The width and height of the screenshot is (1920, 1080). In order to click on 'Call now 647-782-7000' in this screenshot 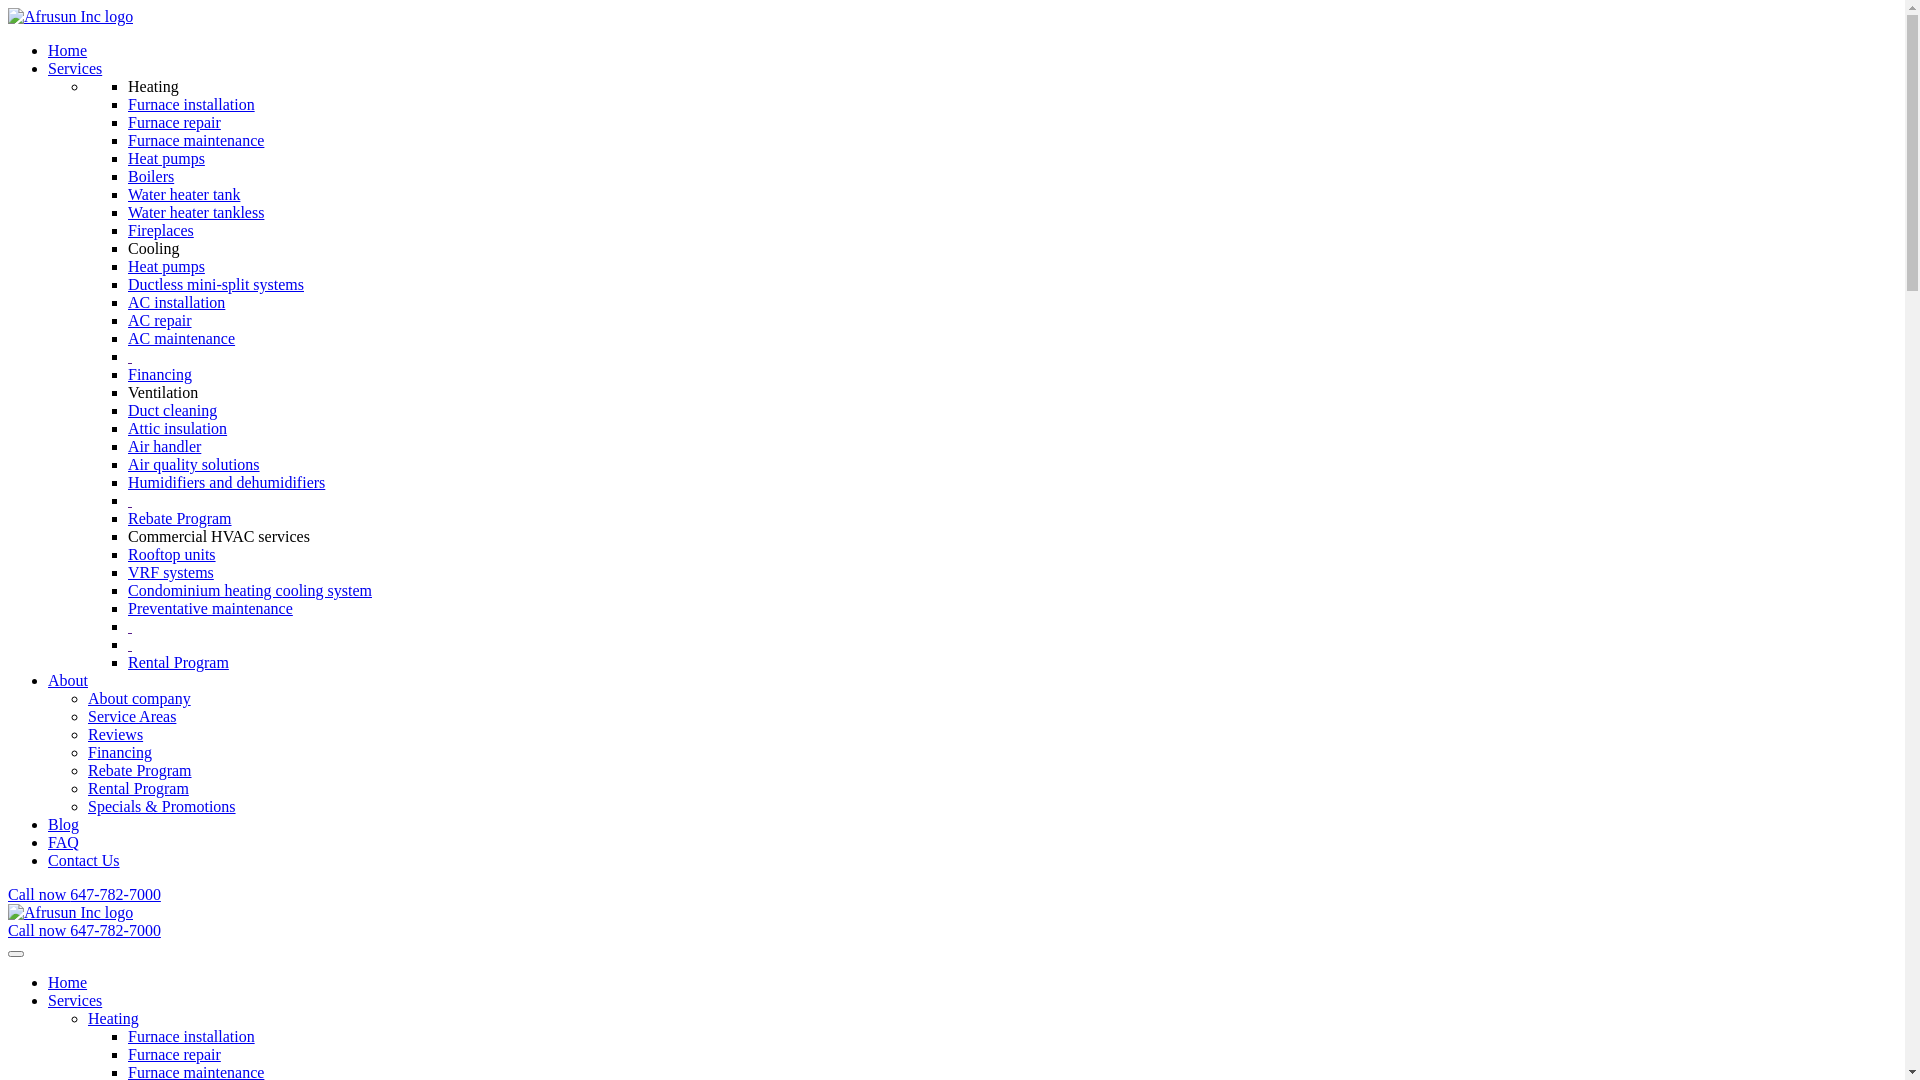, I will do `click(8, 930)`.